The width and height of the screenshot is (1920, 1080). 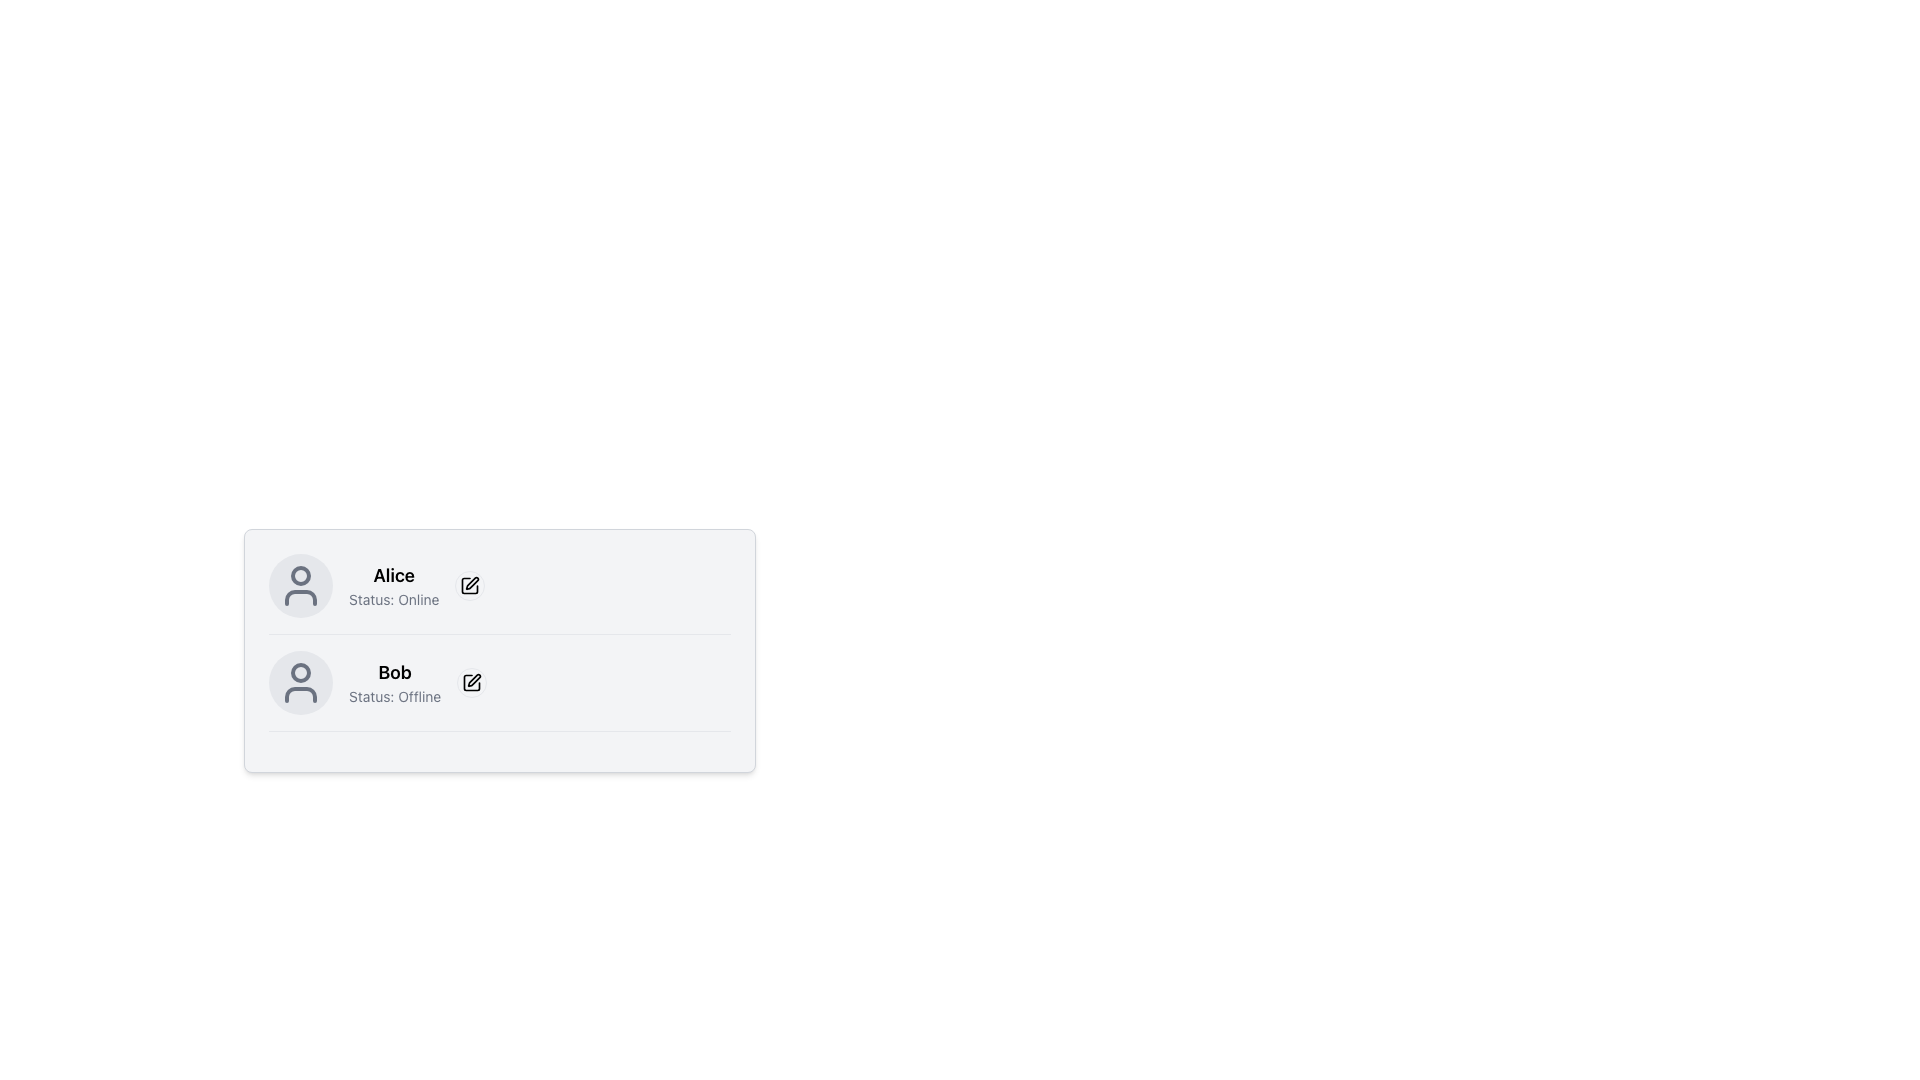 I want to click on the edit button located to the right of the label displaying 'Bob' and 'Status: Offline', so click(x=471, y=681).